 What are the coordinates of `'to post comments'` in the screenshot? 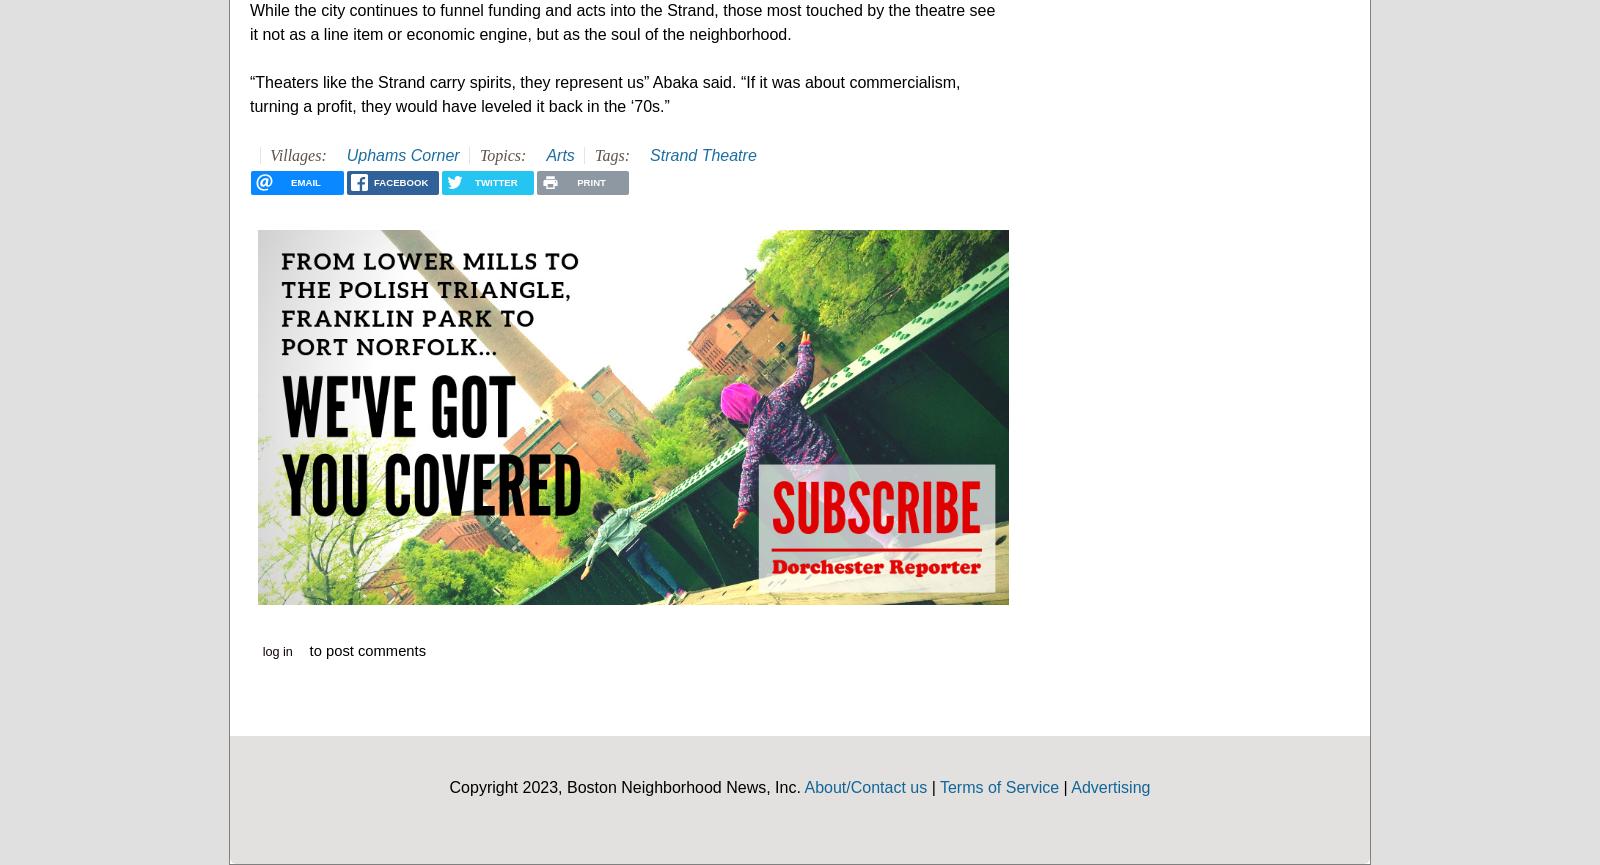 It's located at (304, 649).